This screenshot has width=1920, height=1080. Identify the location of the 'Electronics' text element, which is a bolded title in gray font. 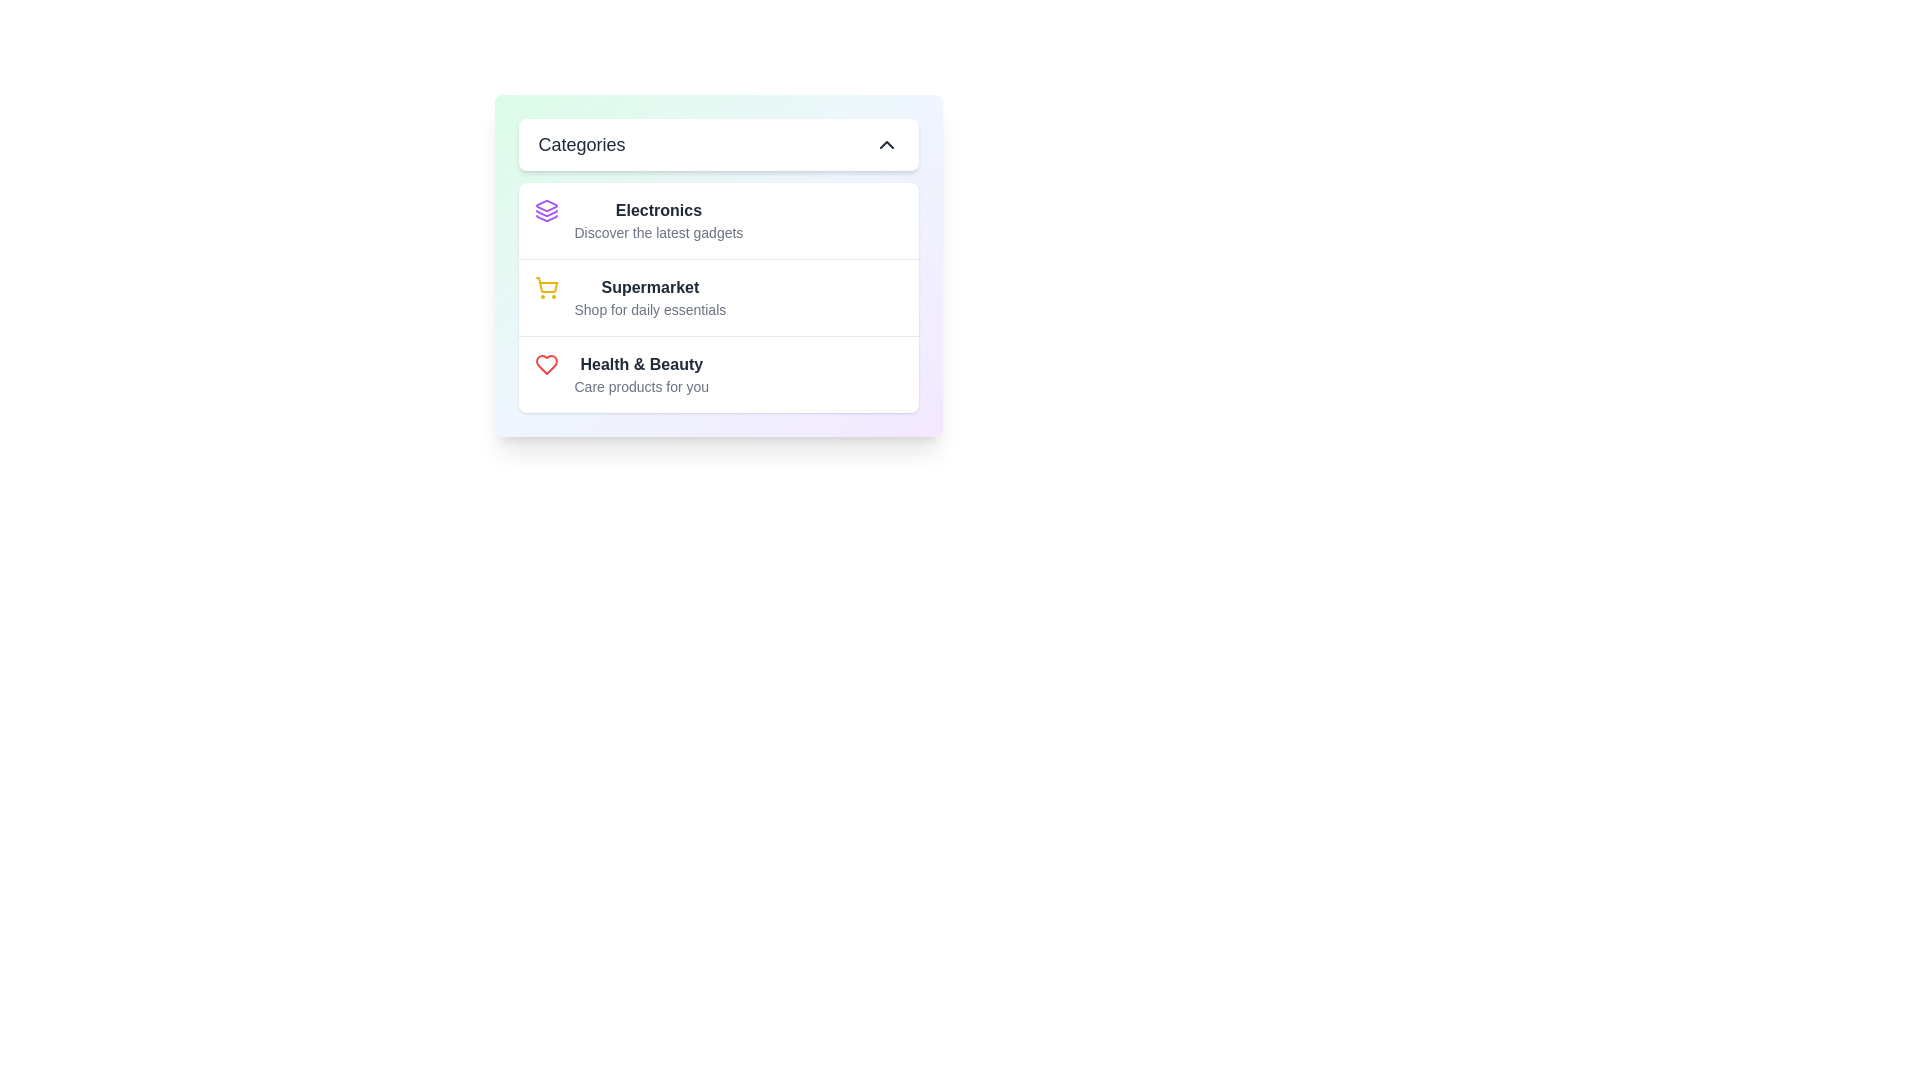
(658, 220).